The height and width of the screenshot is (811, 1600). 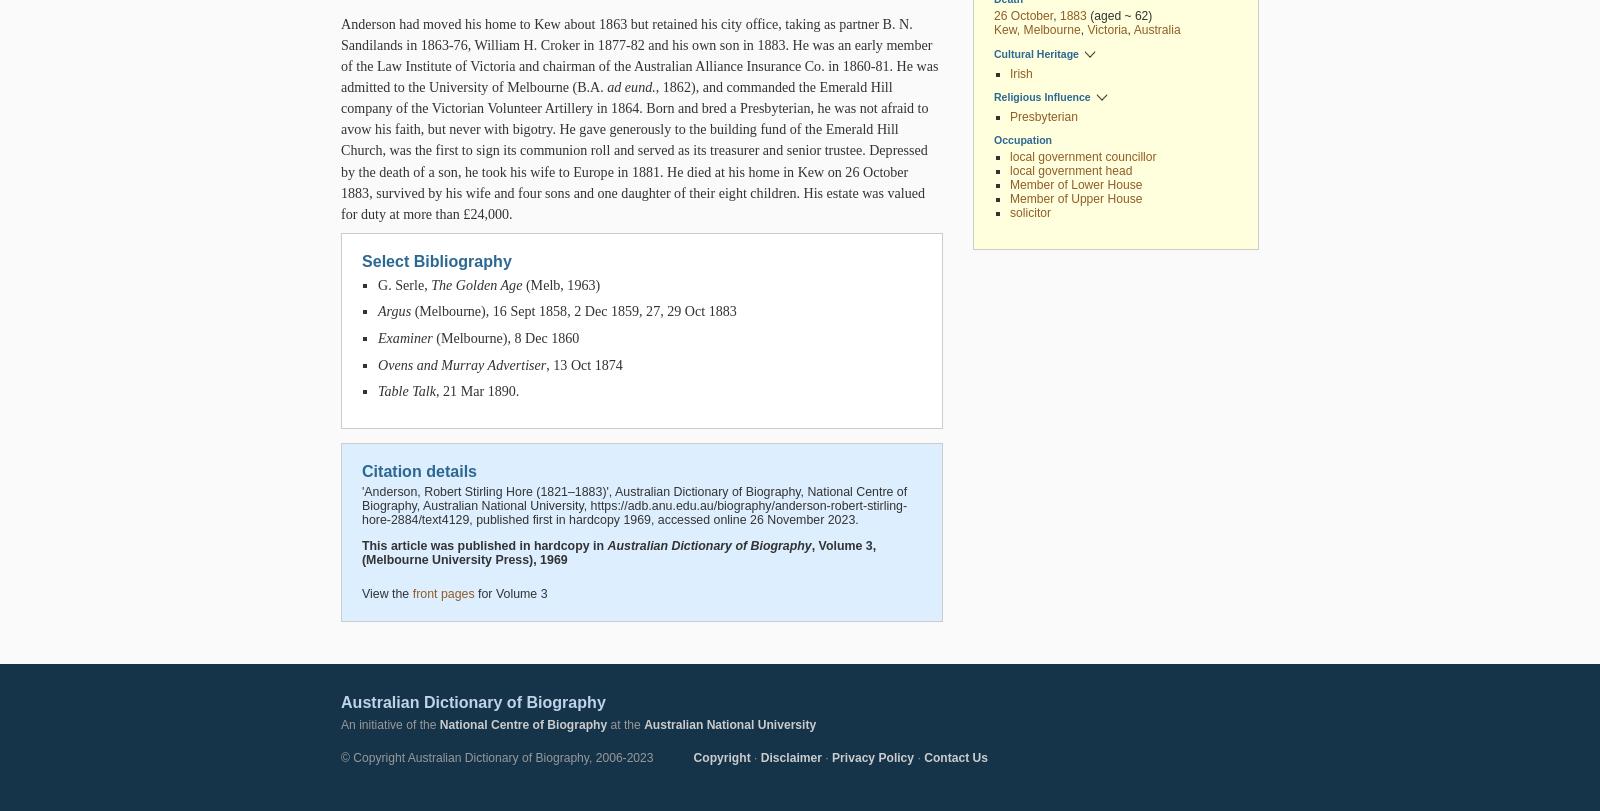 I want to click on ', 13 Oct 1874', so click(x=583, y=363).